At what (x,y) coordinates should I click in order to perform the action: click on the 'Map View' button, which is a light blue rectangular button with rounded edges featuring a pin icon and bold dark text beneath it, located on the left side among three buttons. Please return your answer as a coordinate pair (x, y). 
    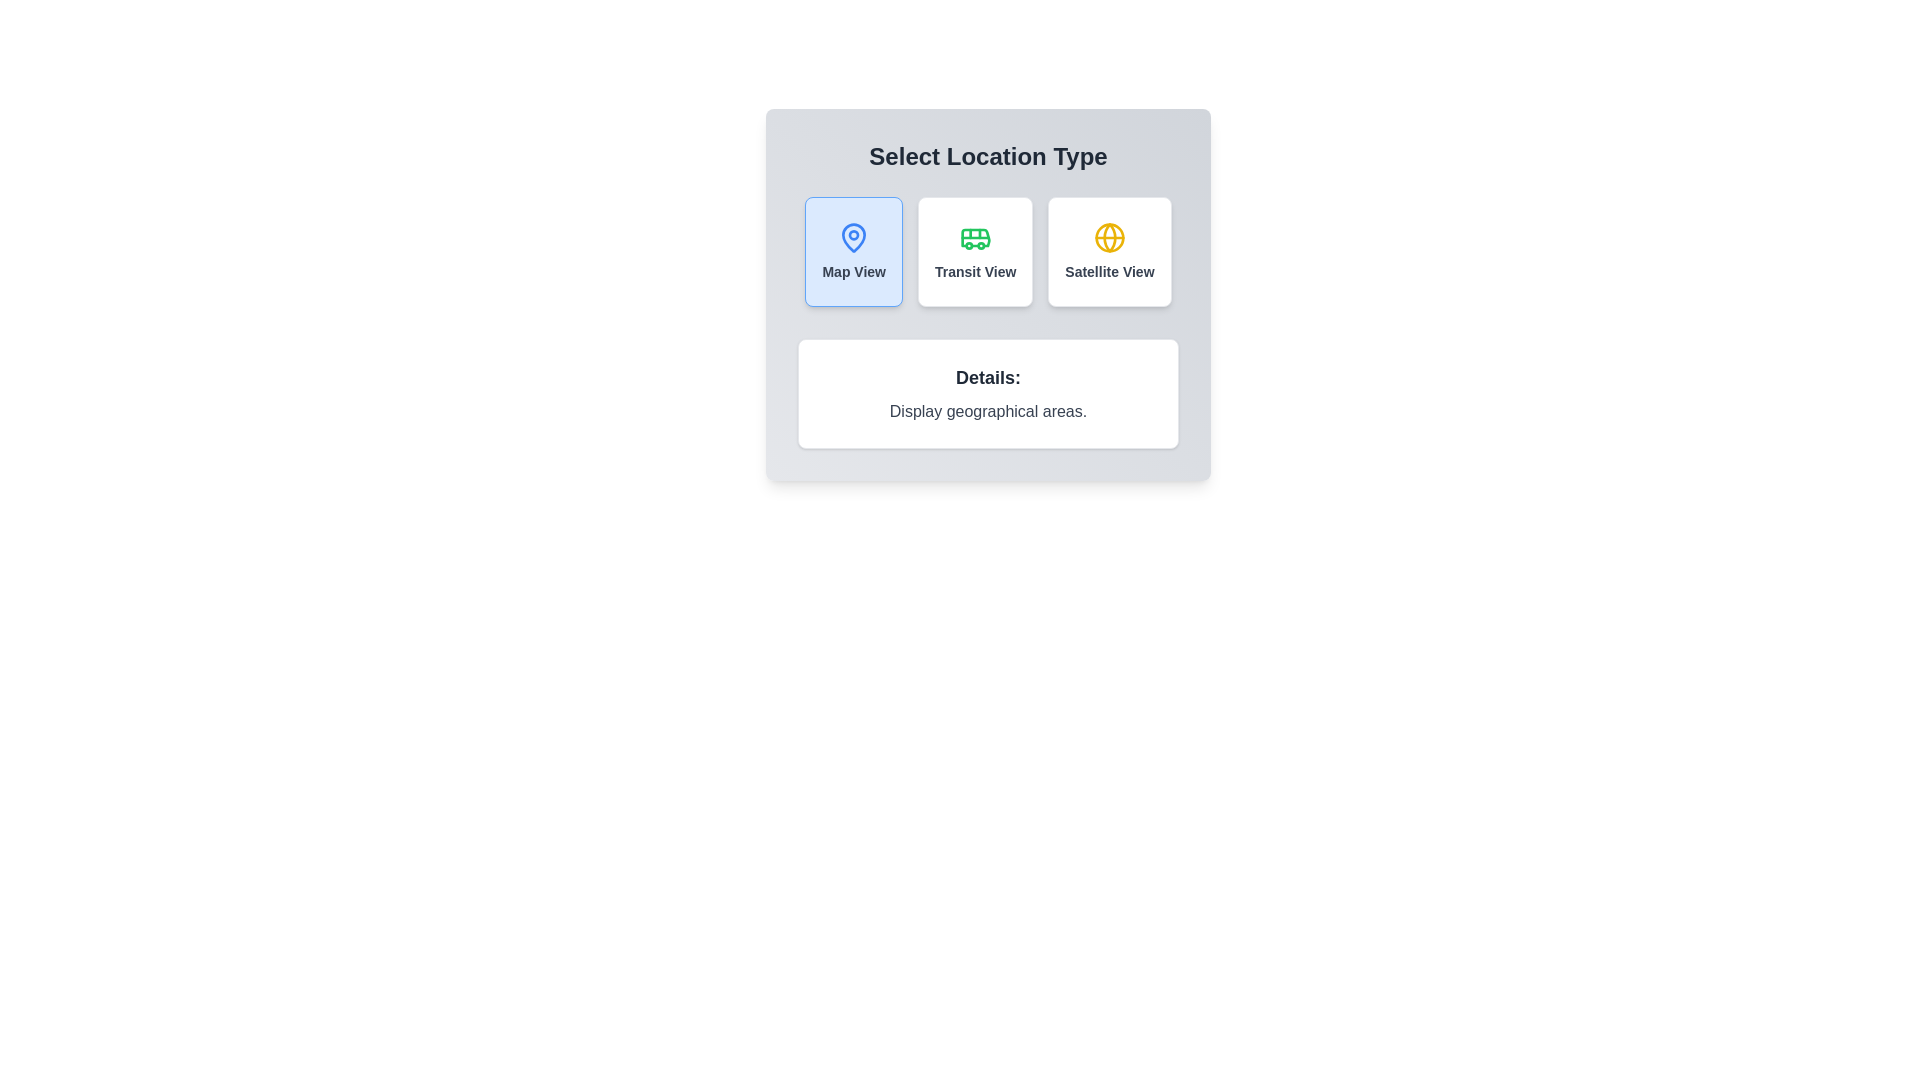
    Looking at the image, I should click on (854, 250).